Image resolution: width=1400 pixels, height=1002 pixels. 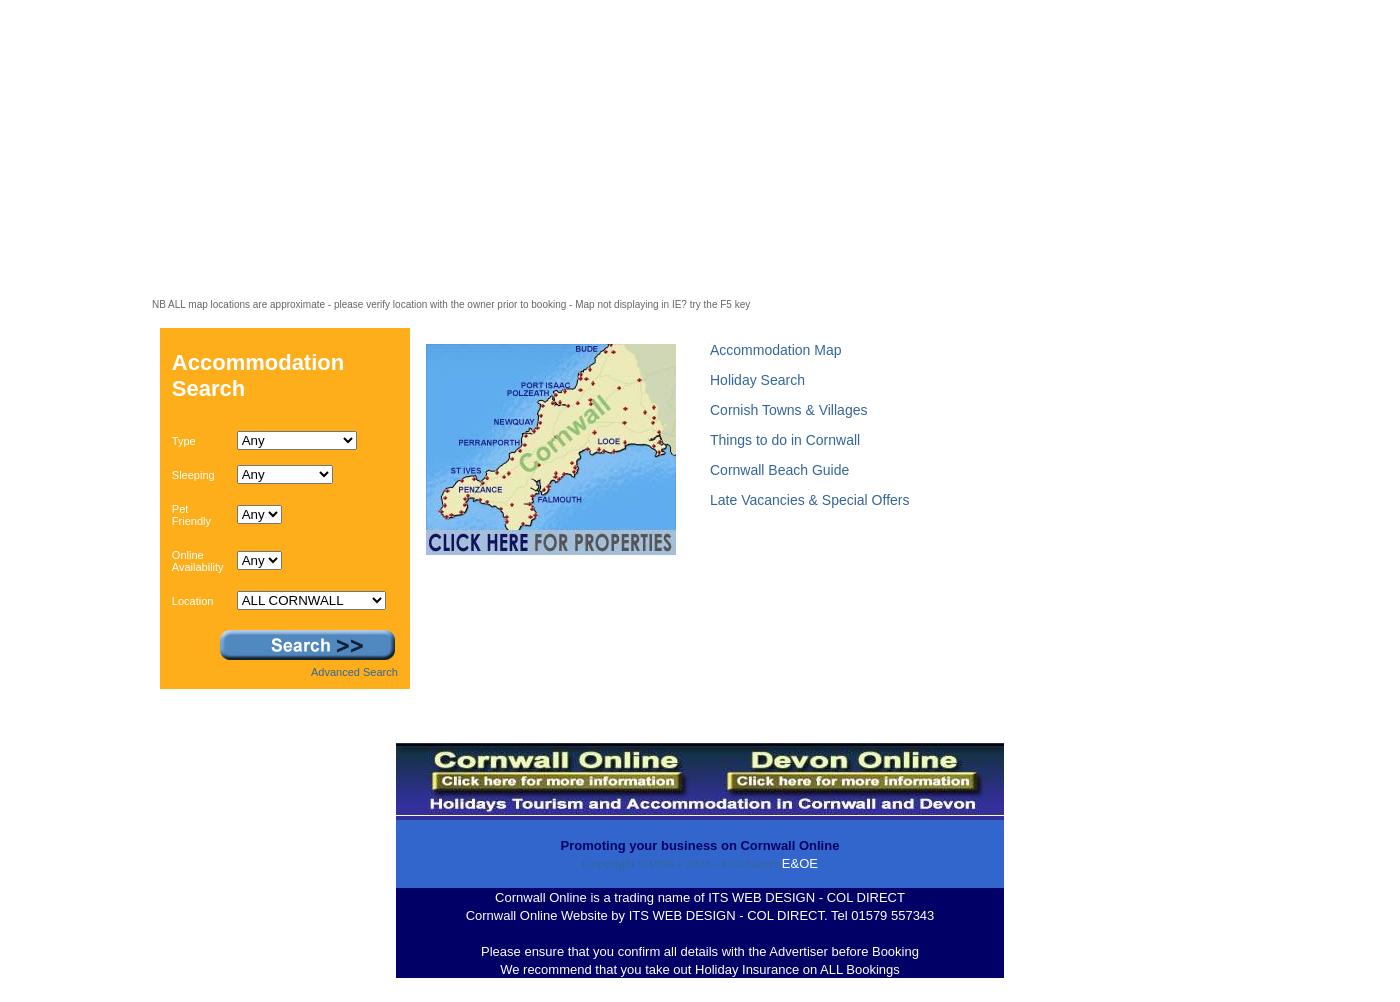 What do you see at coordinates (809, 497) in the screenshot?
I see `'Late Vacancies 
                & Special Offers'` at bounding box center [809, 497].